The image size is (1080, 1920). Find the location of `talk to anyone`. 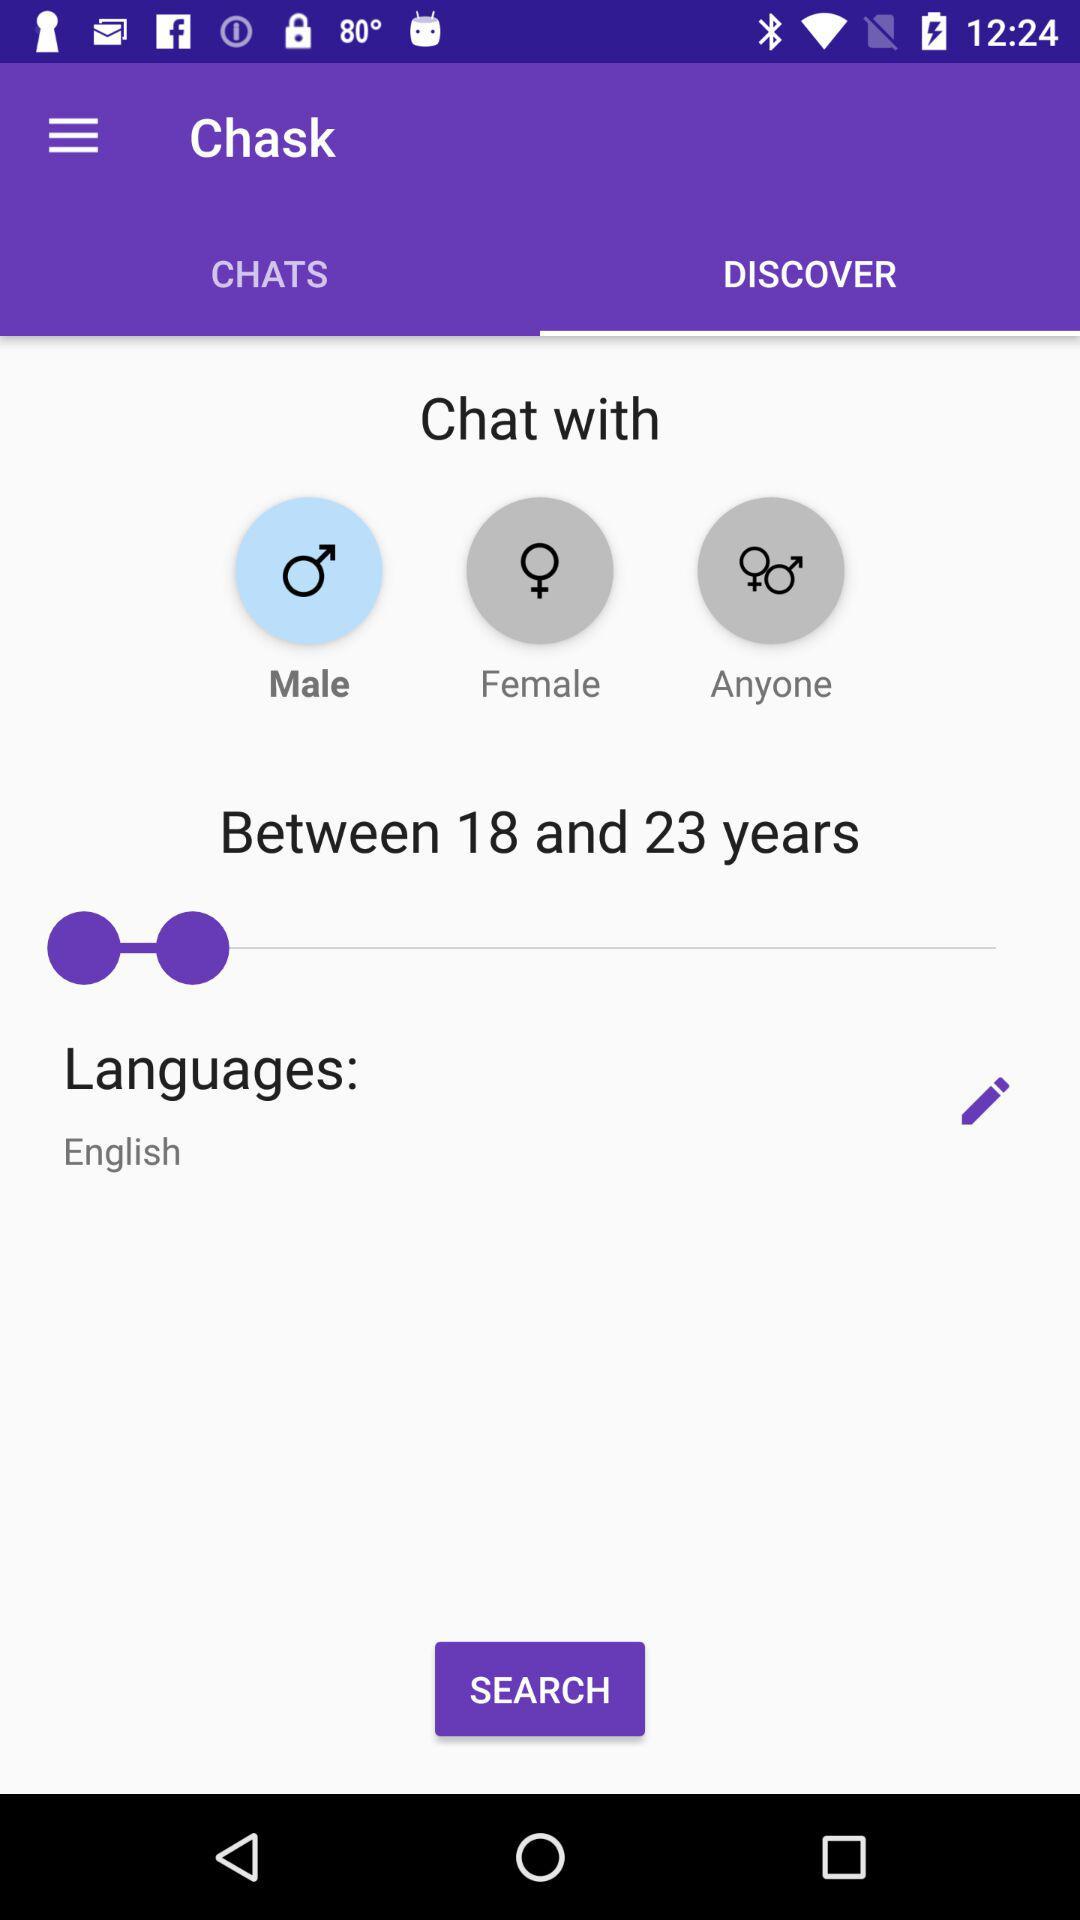

talk to anyone is located at coordinates (770, 569).